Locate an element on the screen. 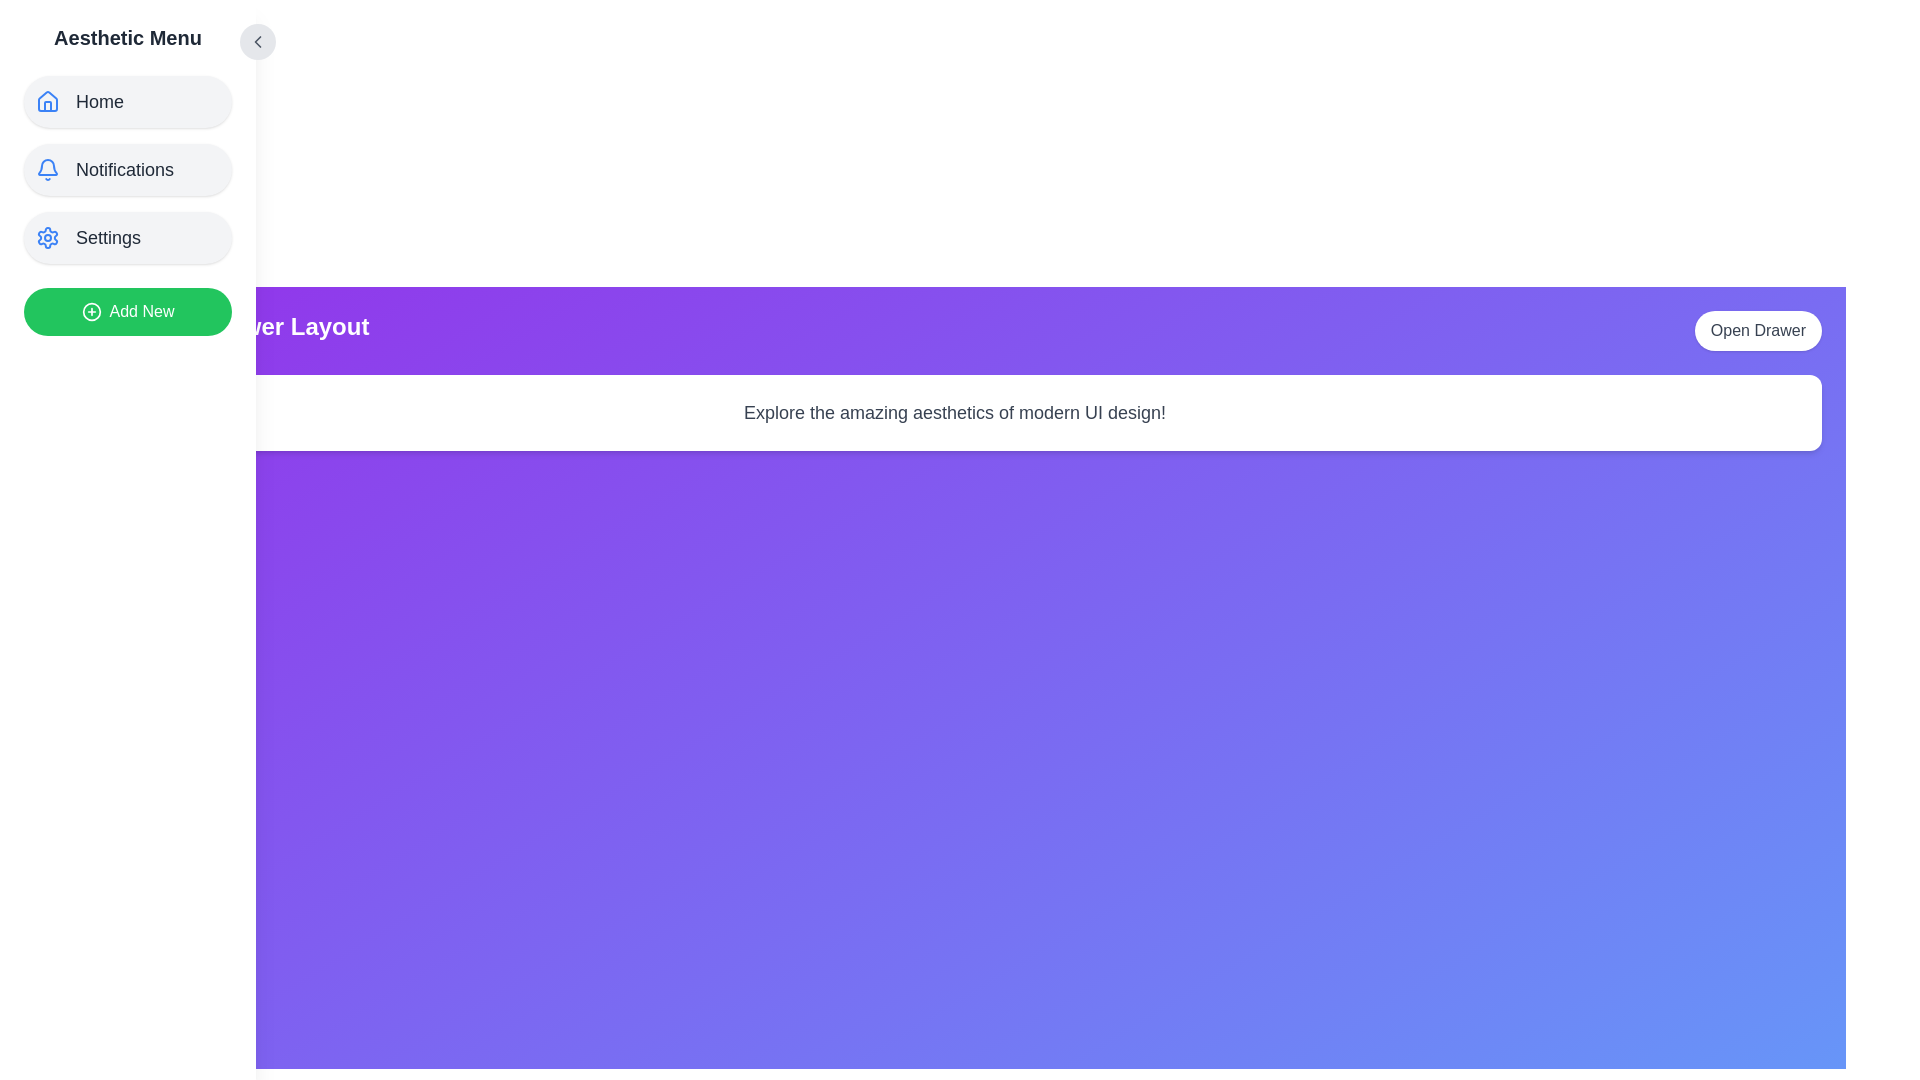 This screenshot has width=1920, height=1080. the 'Settings' text label, which is the third item in the left menu panel, displayed in bold dark gray font on a light-gray rounded background is located at coordinates (107, 237).